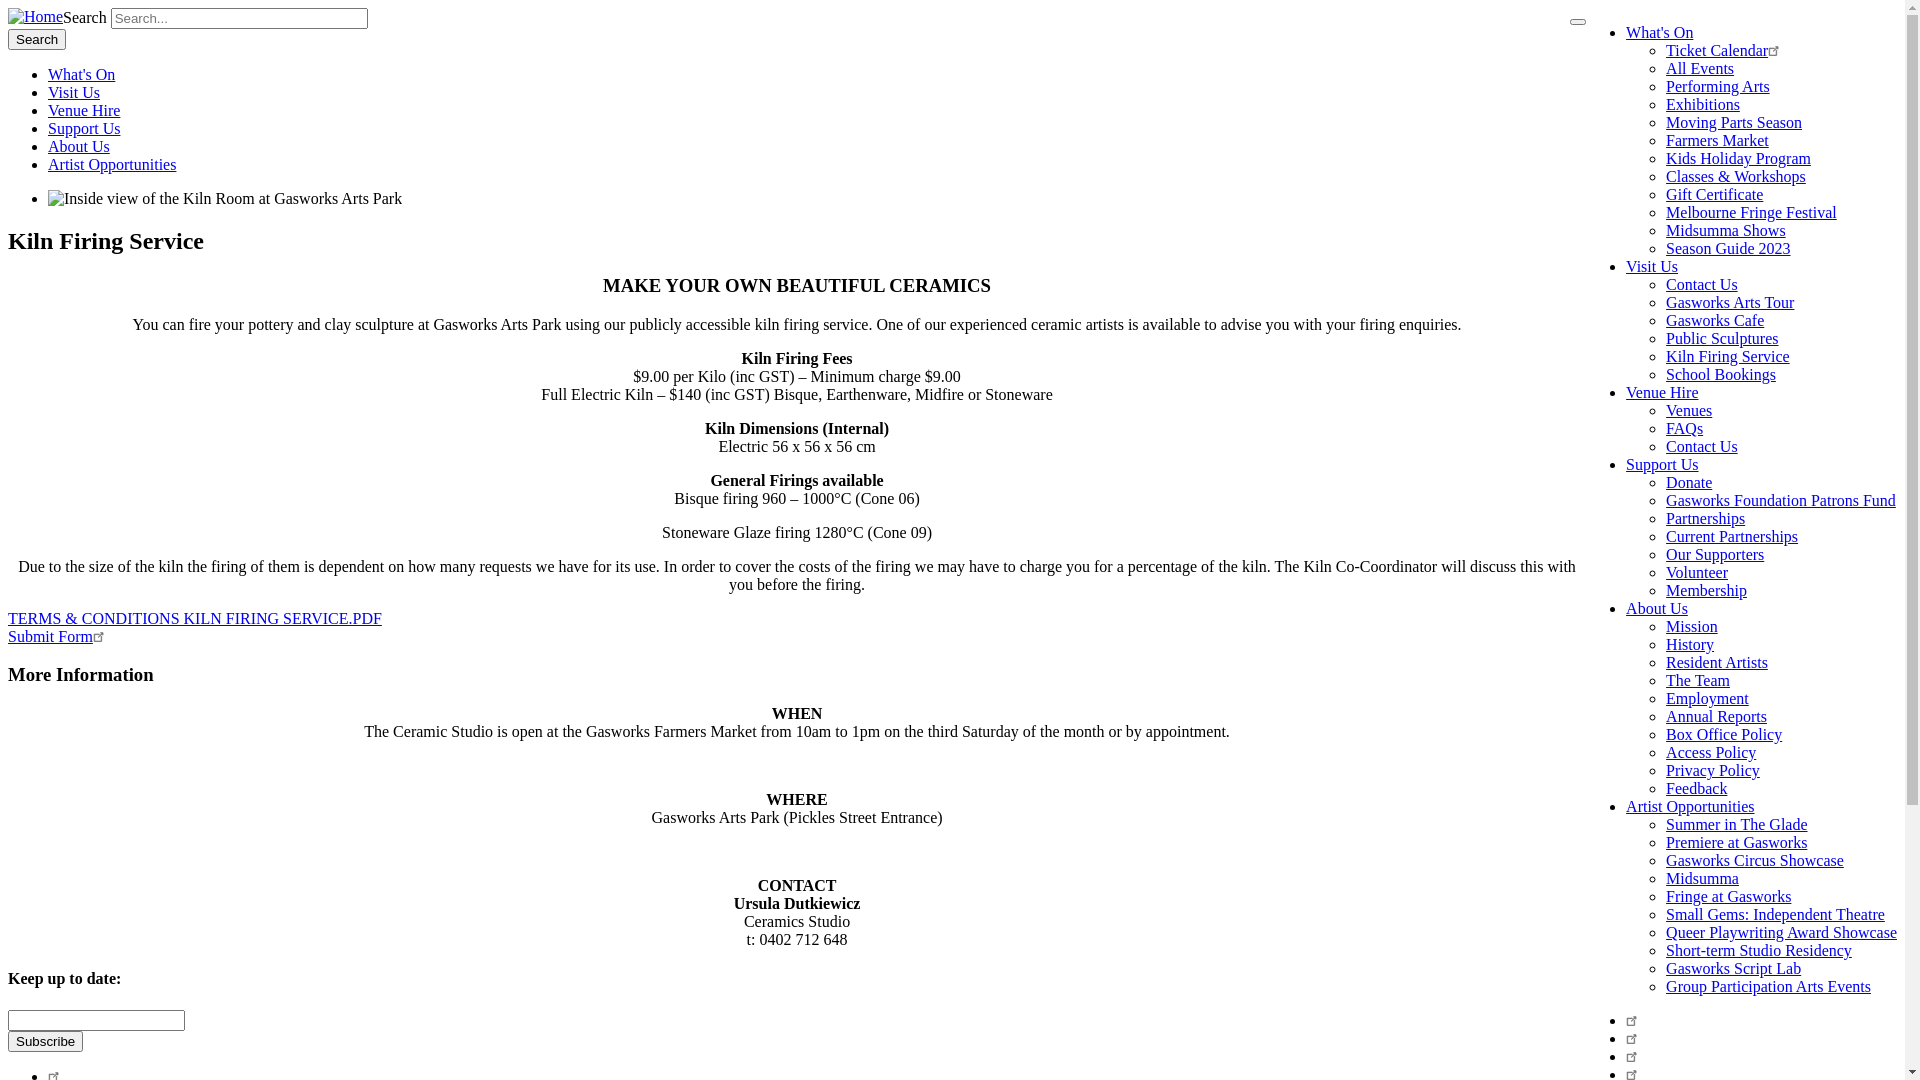  I want to click on 'Submit Form(link is external)', so click(58, 636).